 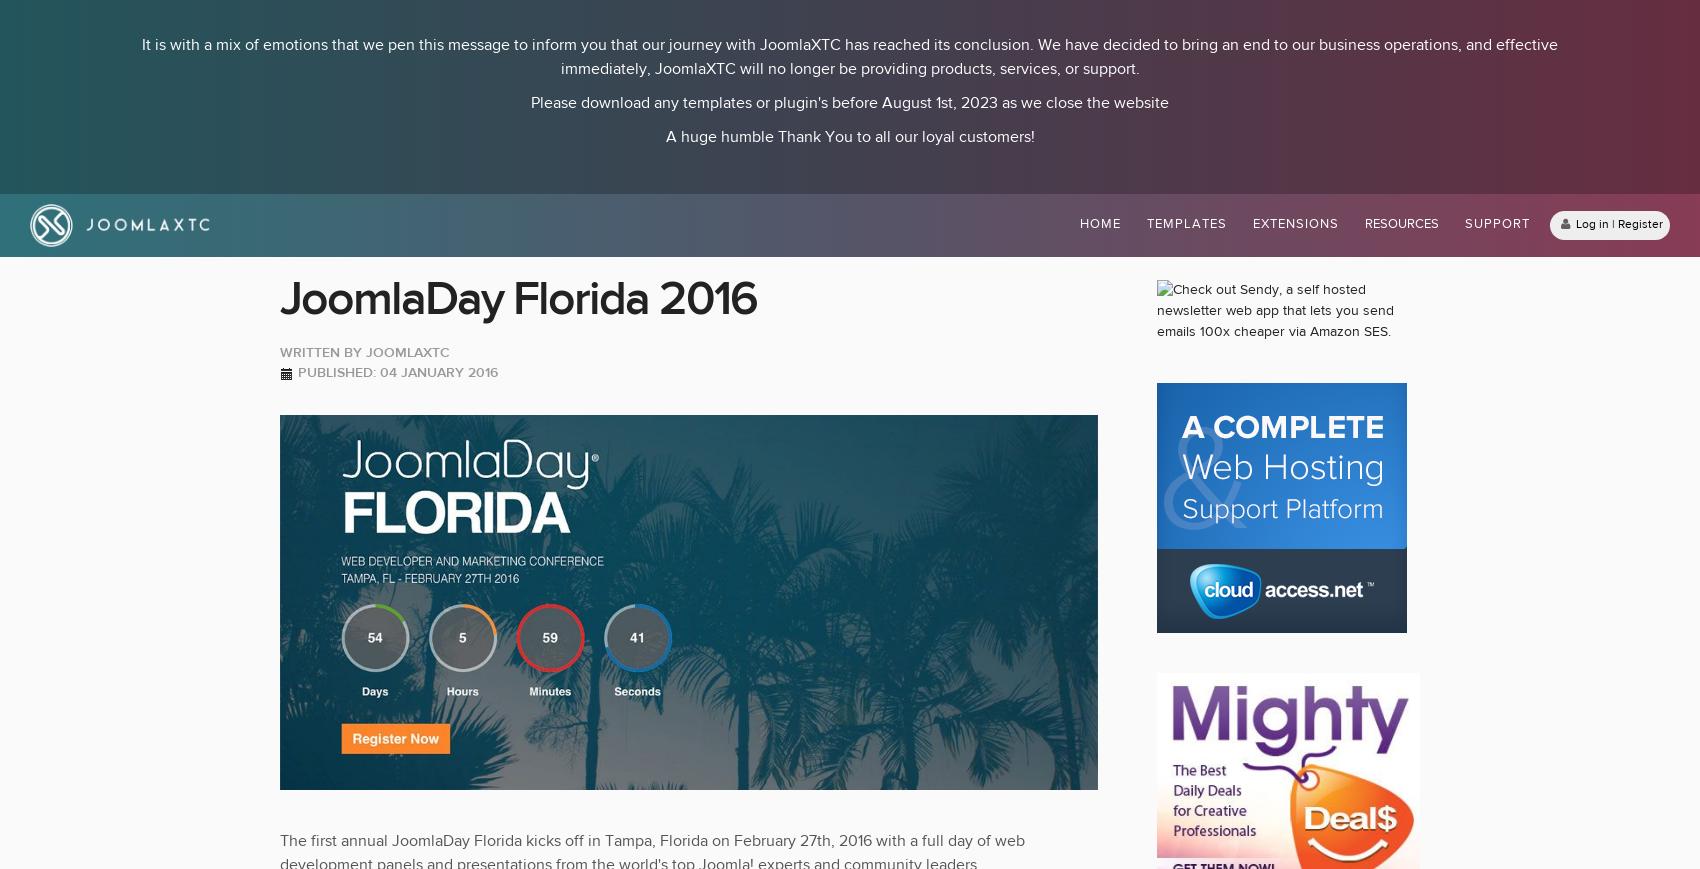 What do you see at coordinates (1400, 223) in the screenshot?
I see `'Resources'` at bounding box center [1400, 223].